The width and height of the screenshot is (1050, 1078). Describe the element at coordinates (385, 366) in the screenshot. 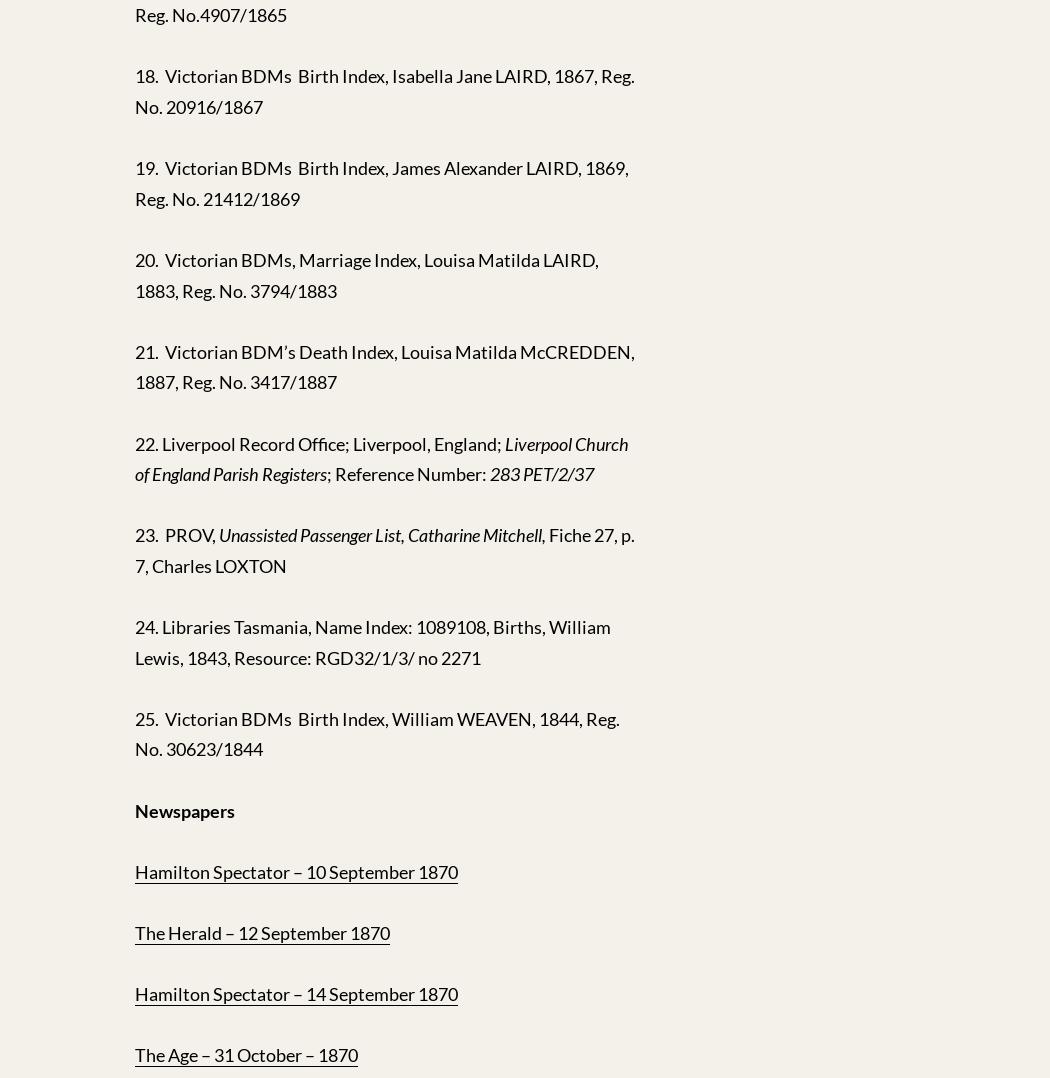

I see `'21.  Victorian BDM’s Death Index, Louisa Matilda McCREDDEN, 1887, Reg. No. 3417/1887'` at that location.